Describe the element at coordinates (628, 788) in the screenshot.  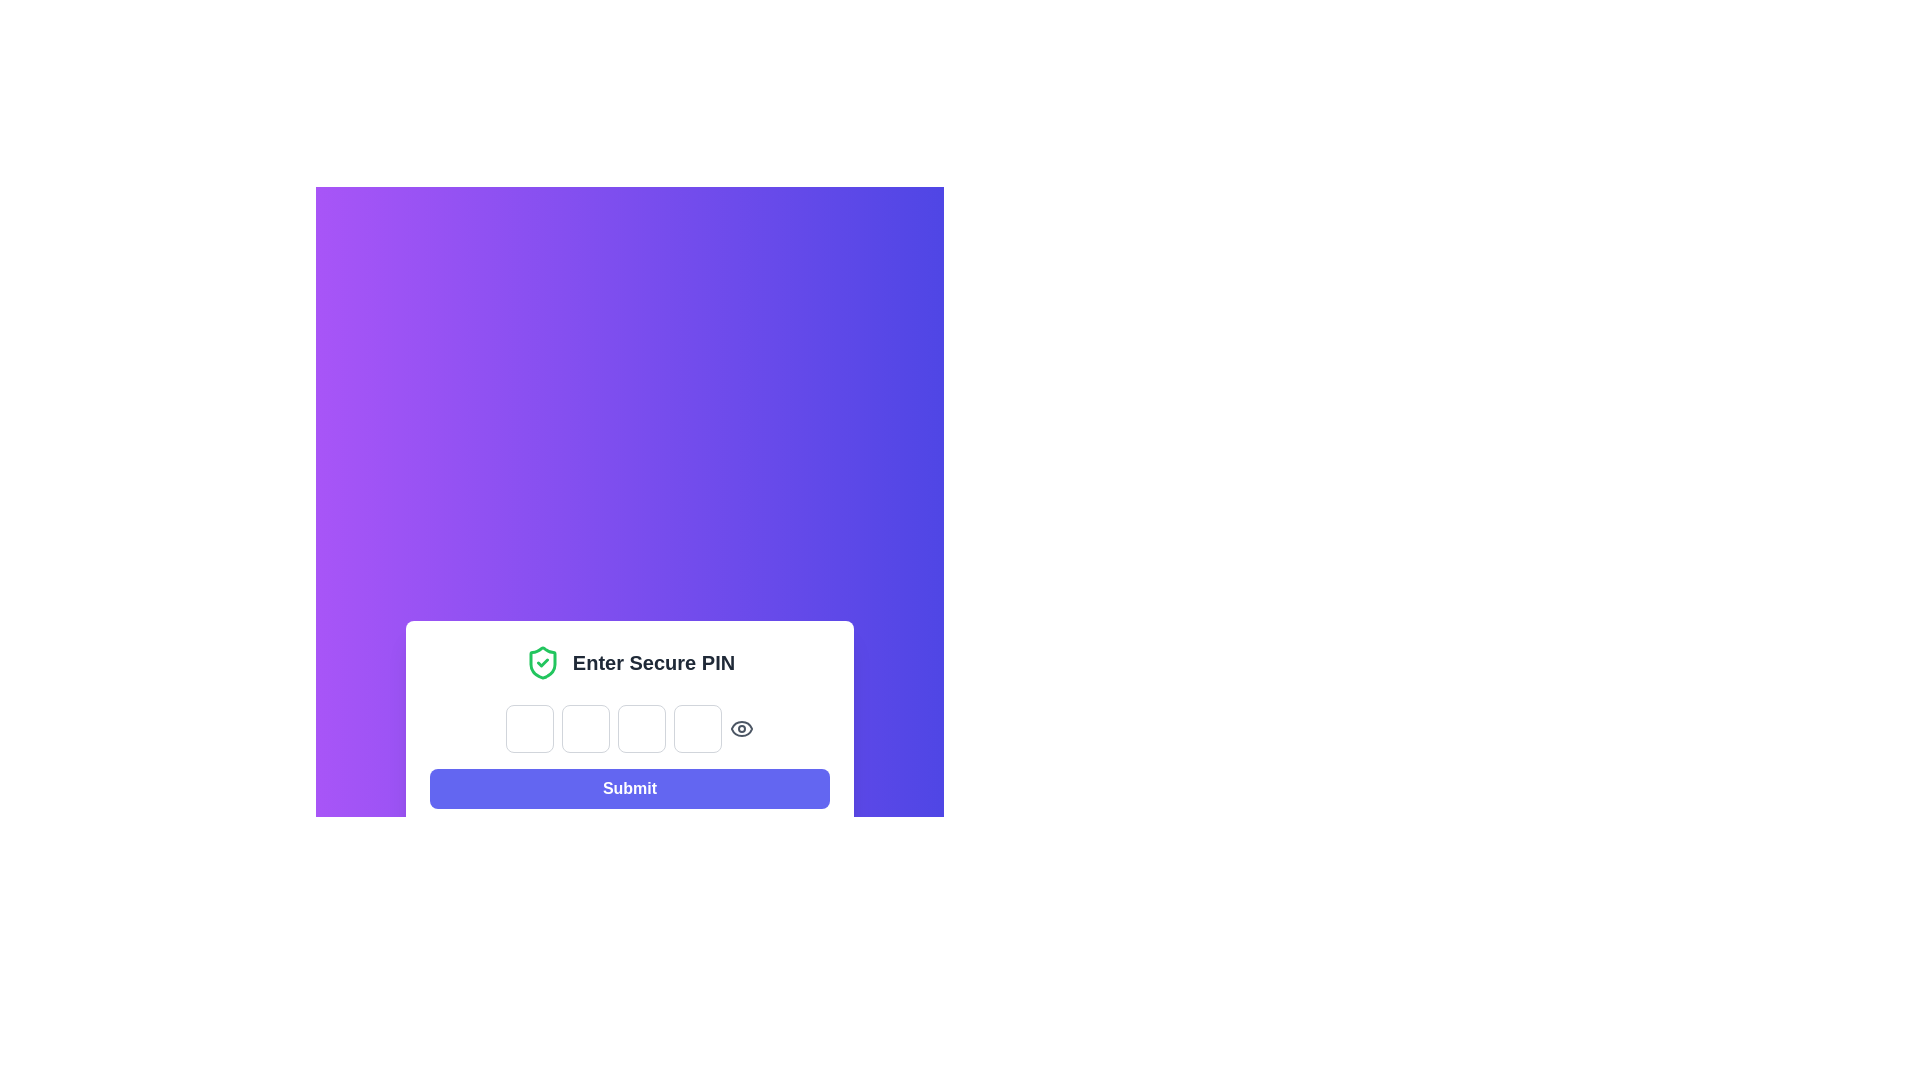
I see `the 'Submit' button, which is a rectangular button with rounded corners, filled with indigo color and containing bold white text, centered within the button` at that location.